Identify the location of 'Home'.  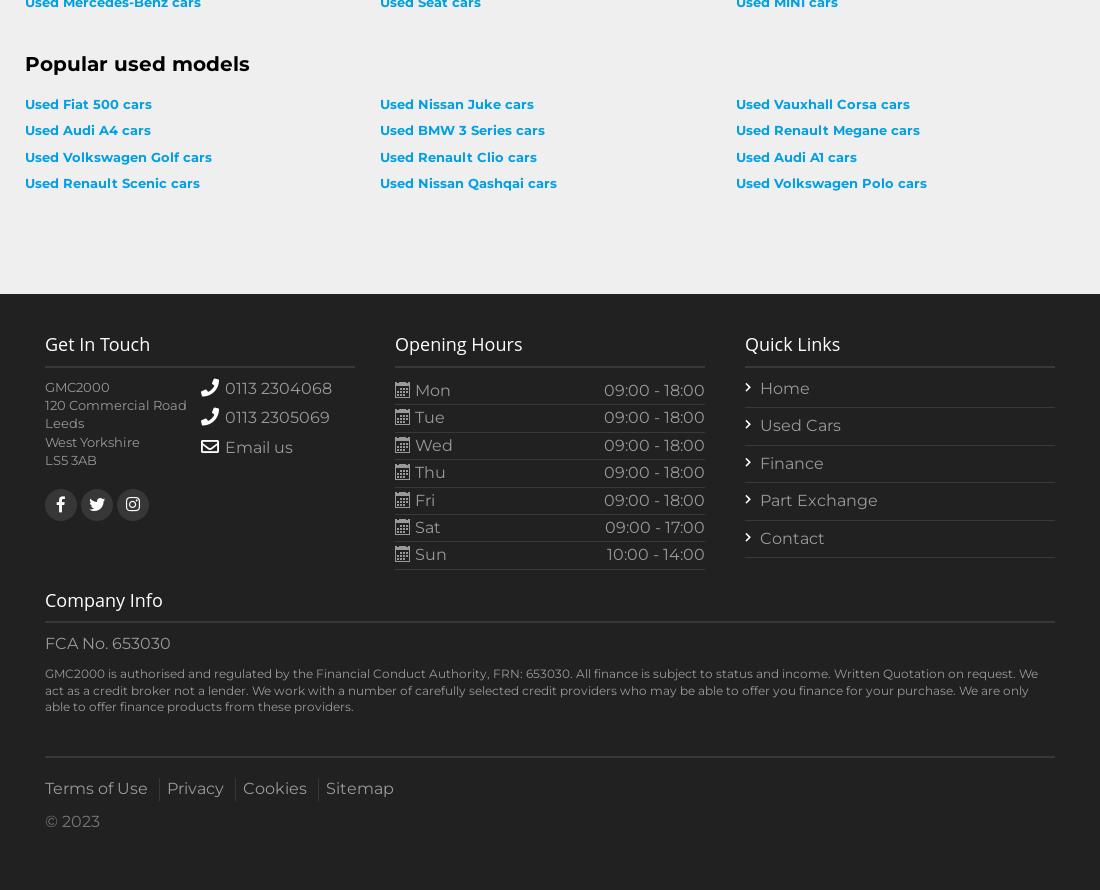
(784, 387).